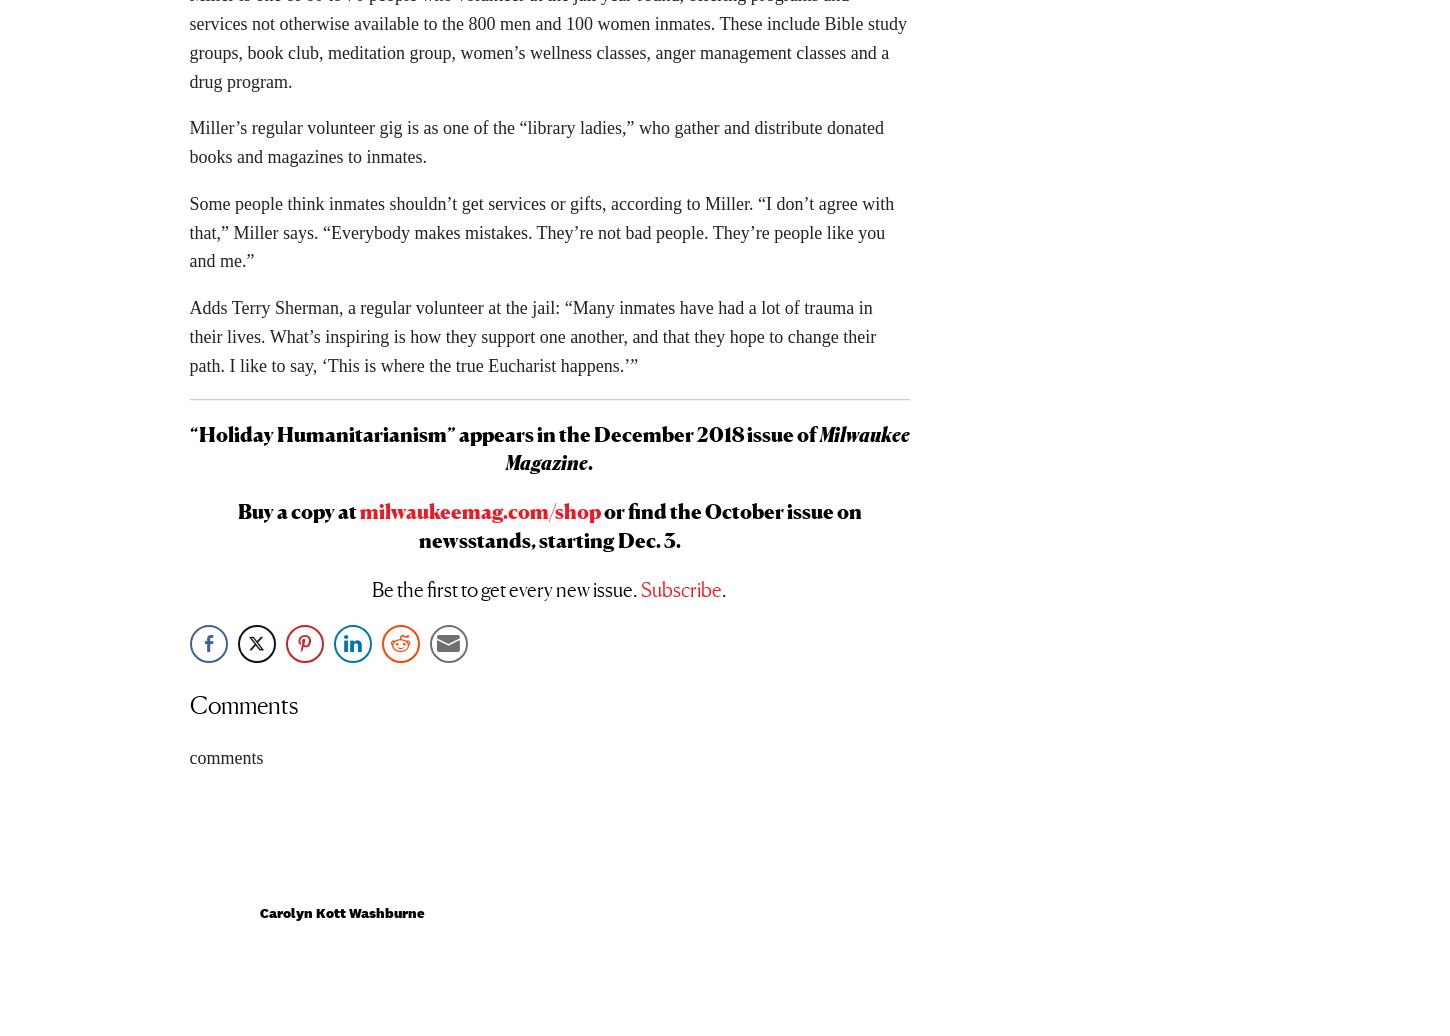 The image size is (1450, 1036). What do you see at coordinates (782, 441) in the screenshot?
I see `'issue of'` at bounding box center [782, 441].